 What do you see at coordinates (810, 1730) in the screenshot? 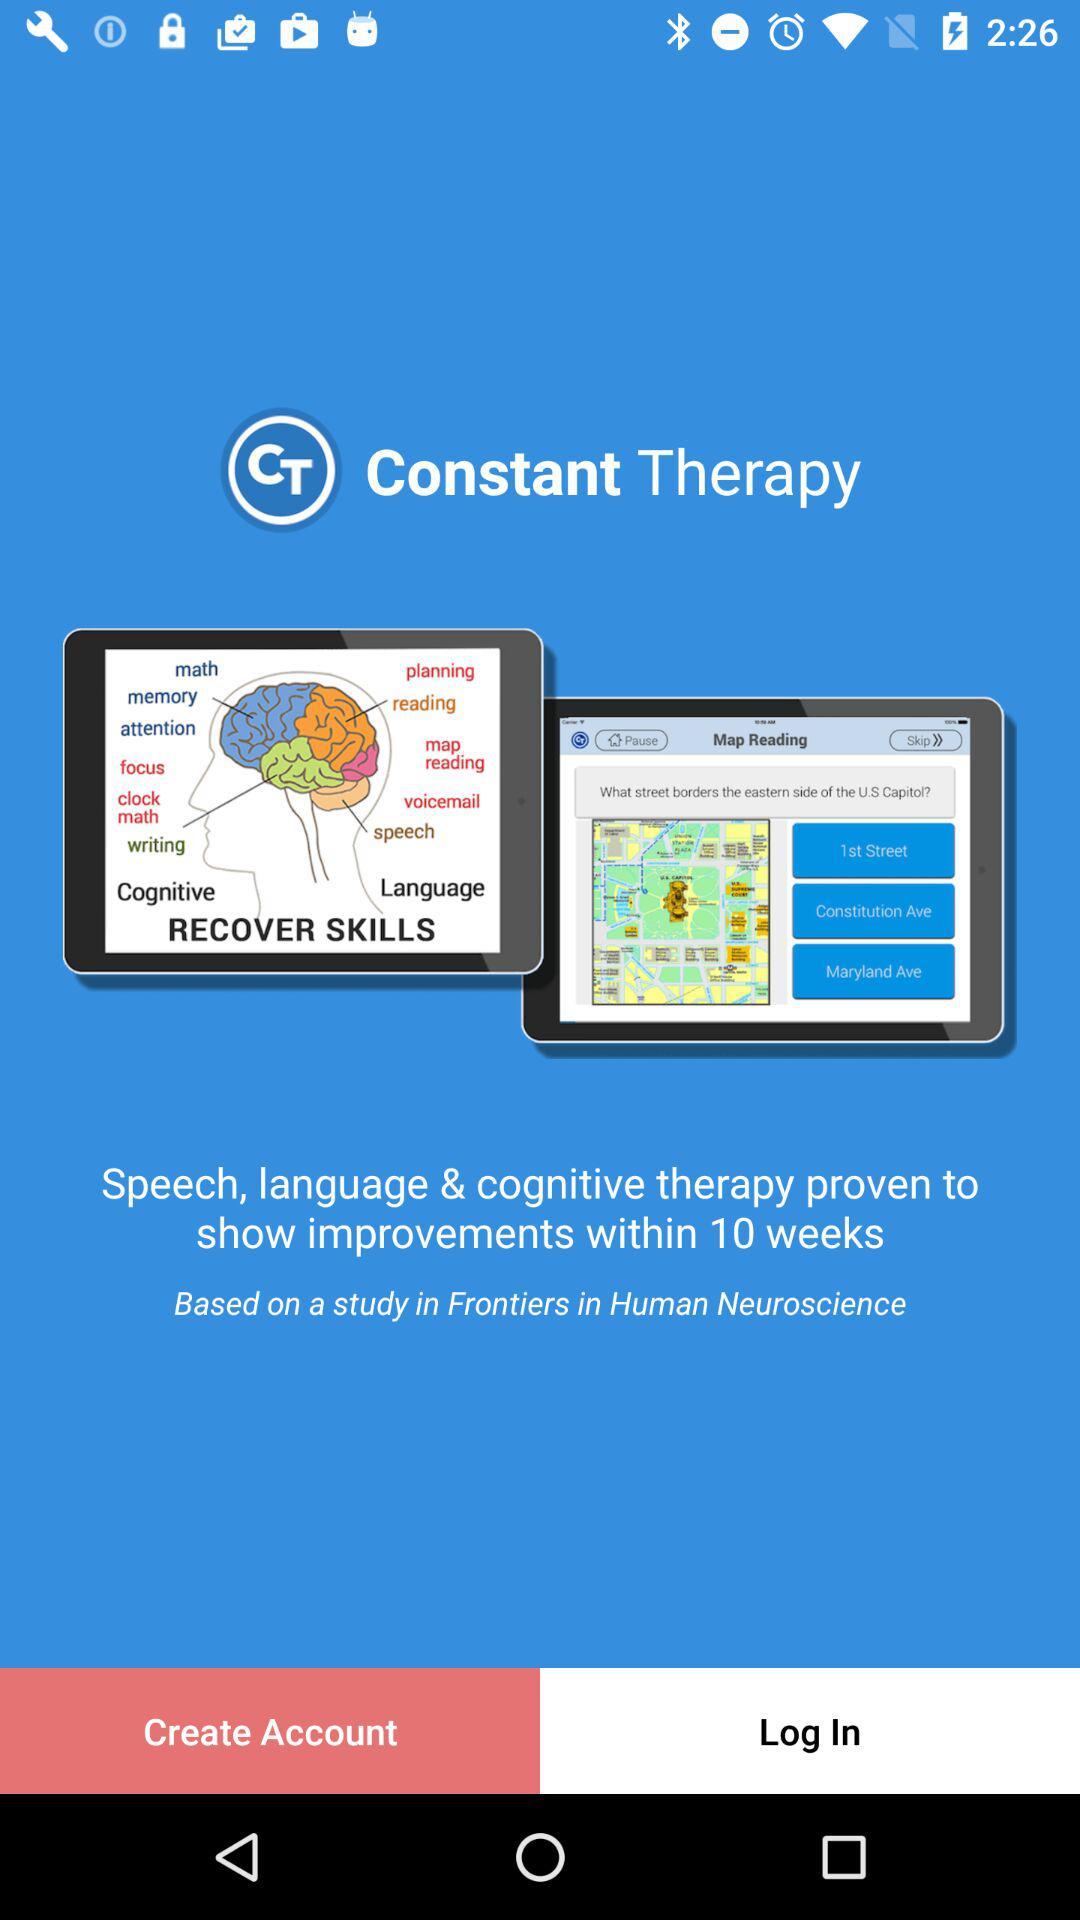
I see `icon below based on a icon` at bounding box center [810, 1730].